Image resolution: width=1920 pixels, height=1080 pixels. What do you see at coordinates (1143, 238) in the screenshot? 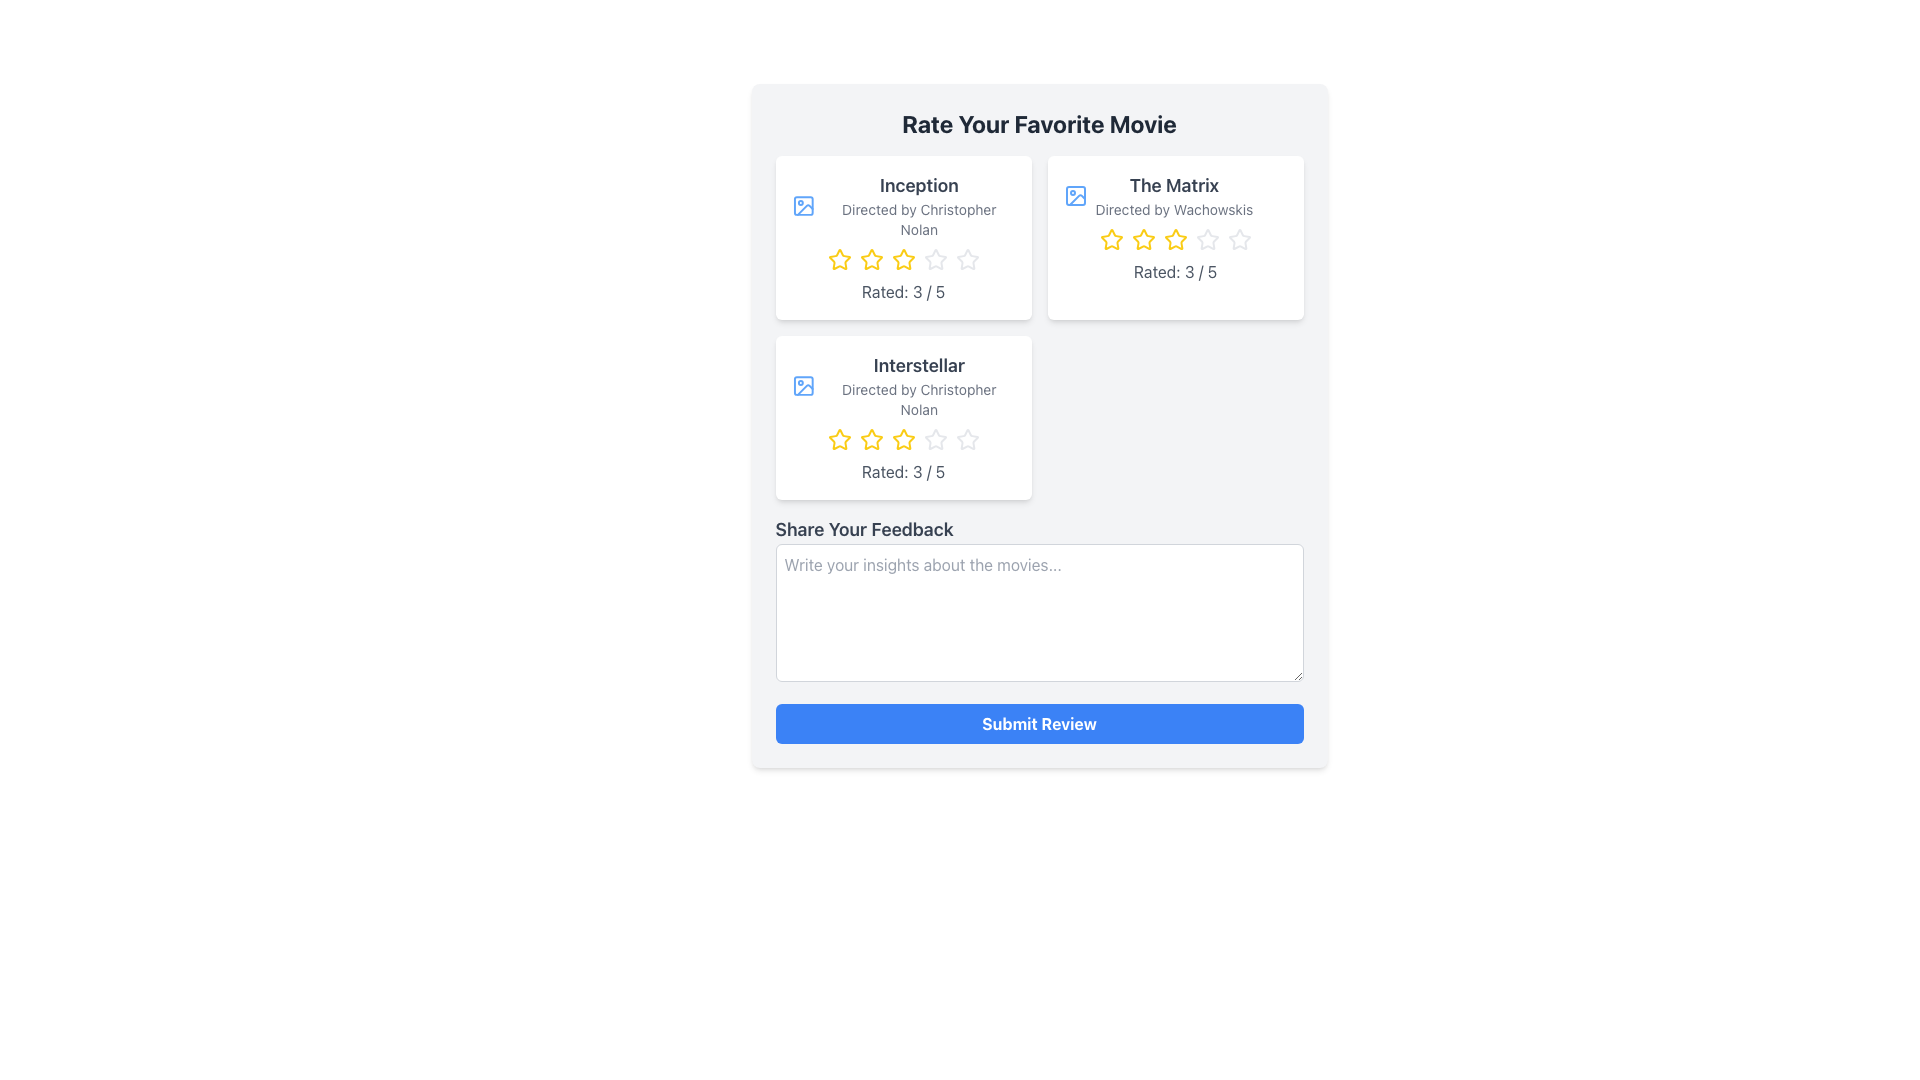
I see `the second yellow star in the rating row for 'The Matrix' to assign a rating` at bounding box center [1143, 238].